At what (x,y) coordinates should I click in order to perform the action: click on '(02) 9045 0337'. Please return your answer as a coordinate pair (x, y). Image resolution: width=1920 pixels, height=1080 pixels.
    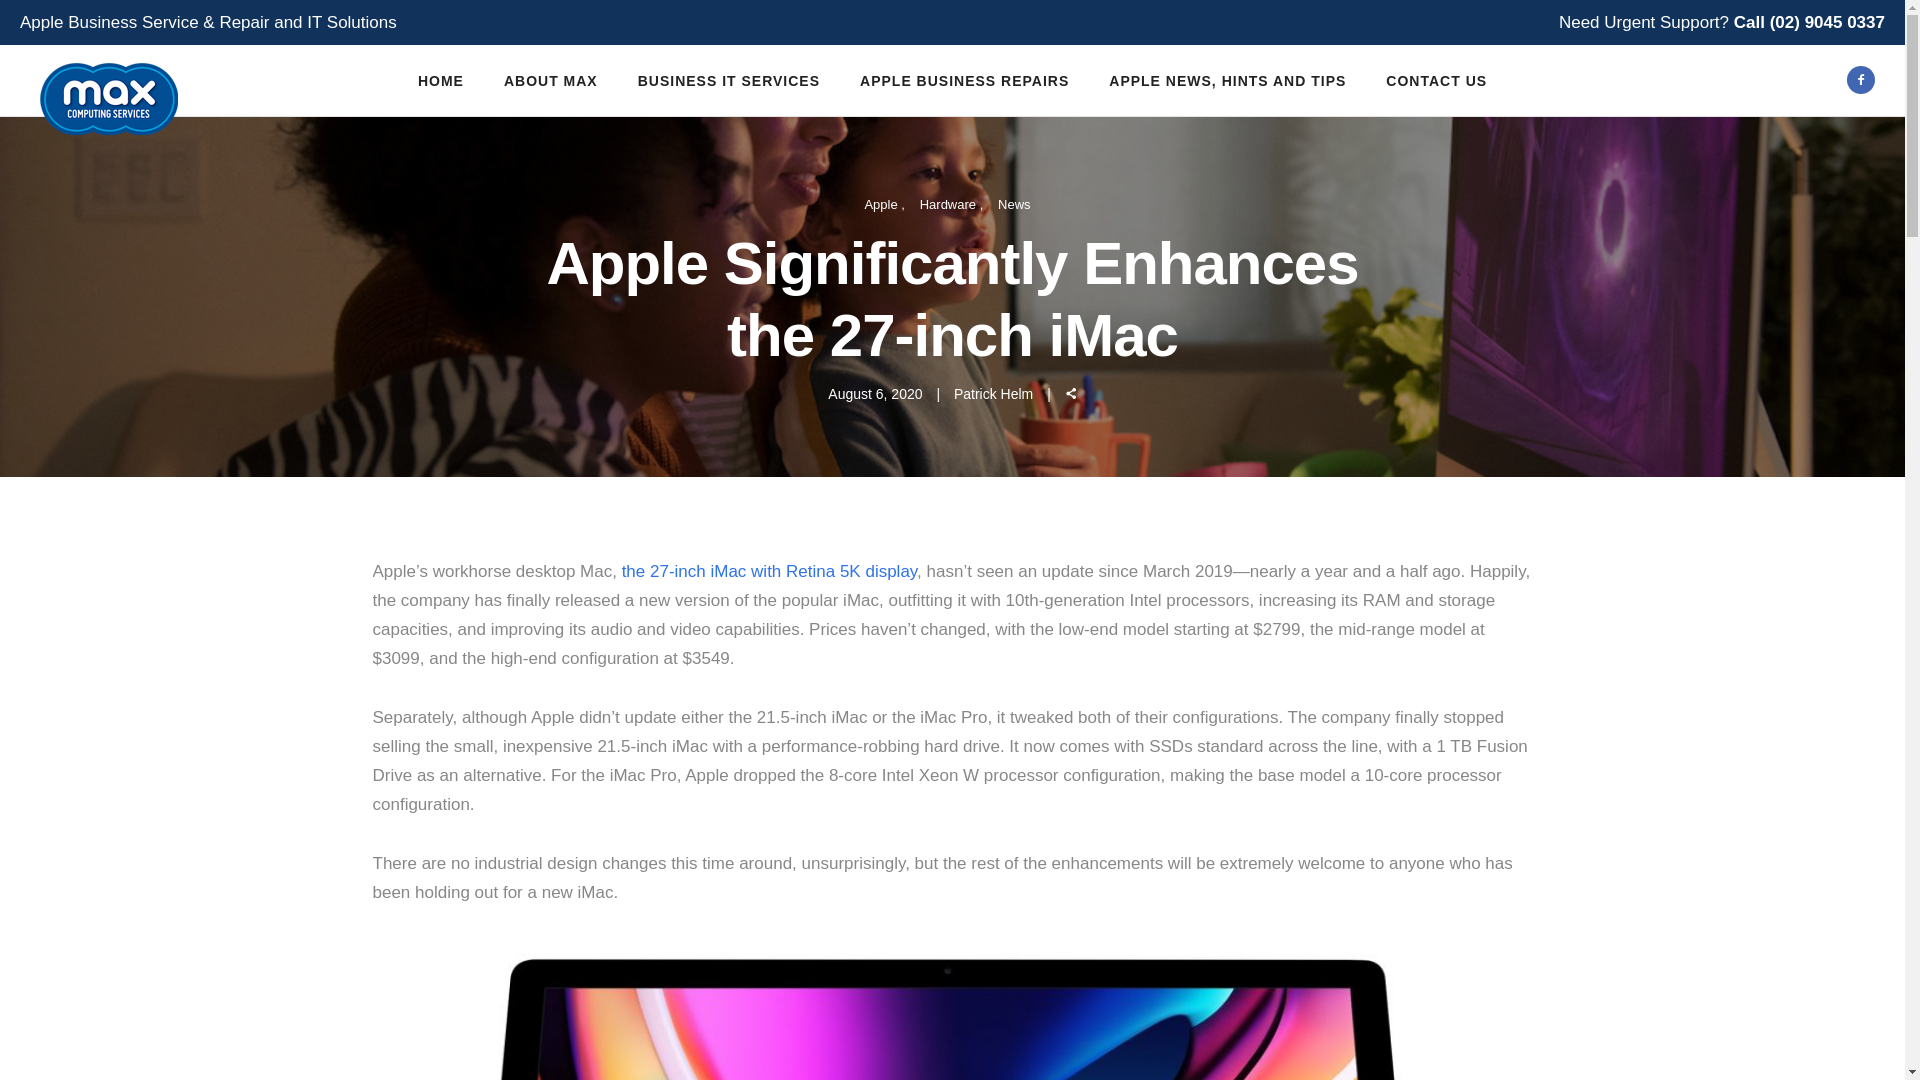
    Looking at the image, I should click on (1827, 22).